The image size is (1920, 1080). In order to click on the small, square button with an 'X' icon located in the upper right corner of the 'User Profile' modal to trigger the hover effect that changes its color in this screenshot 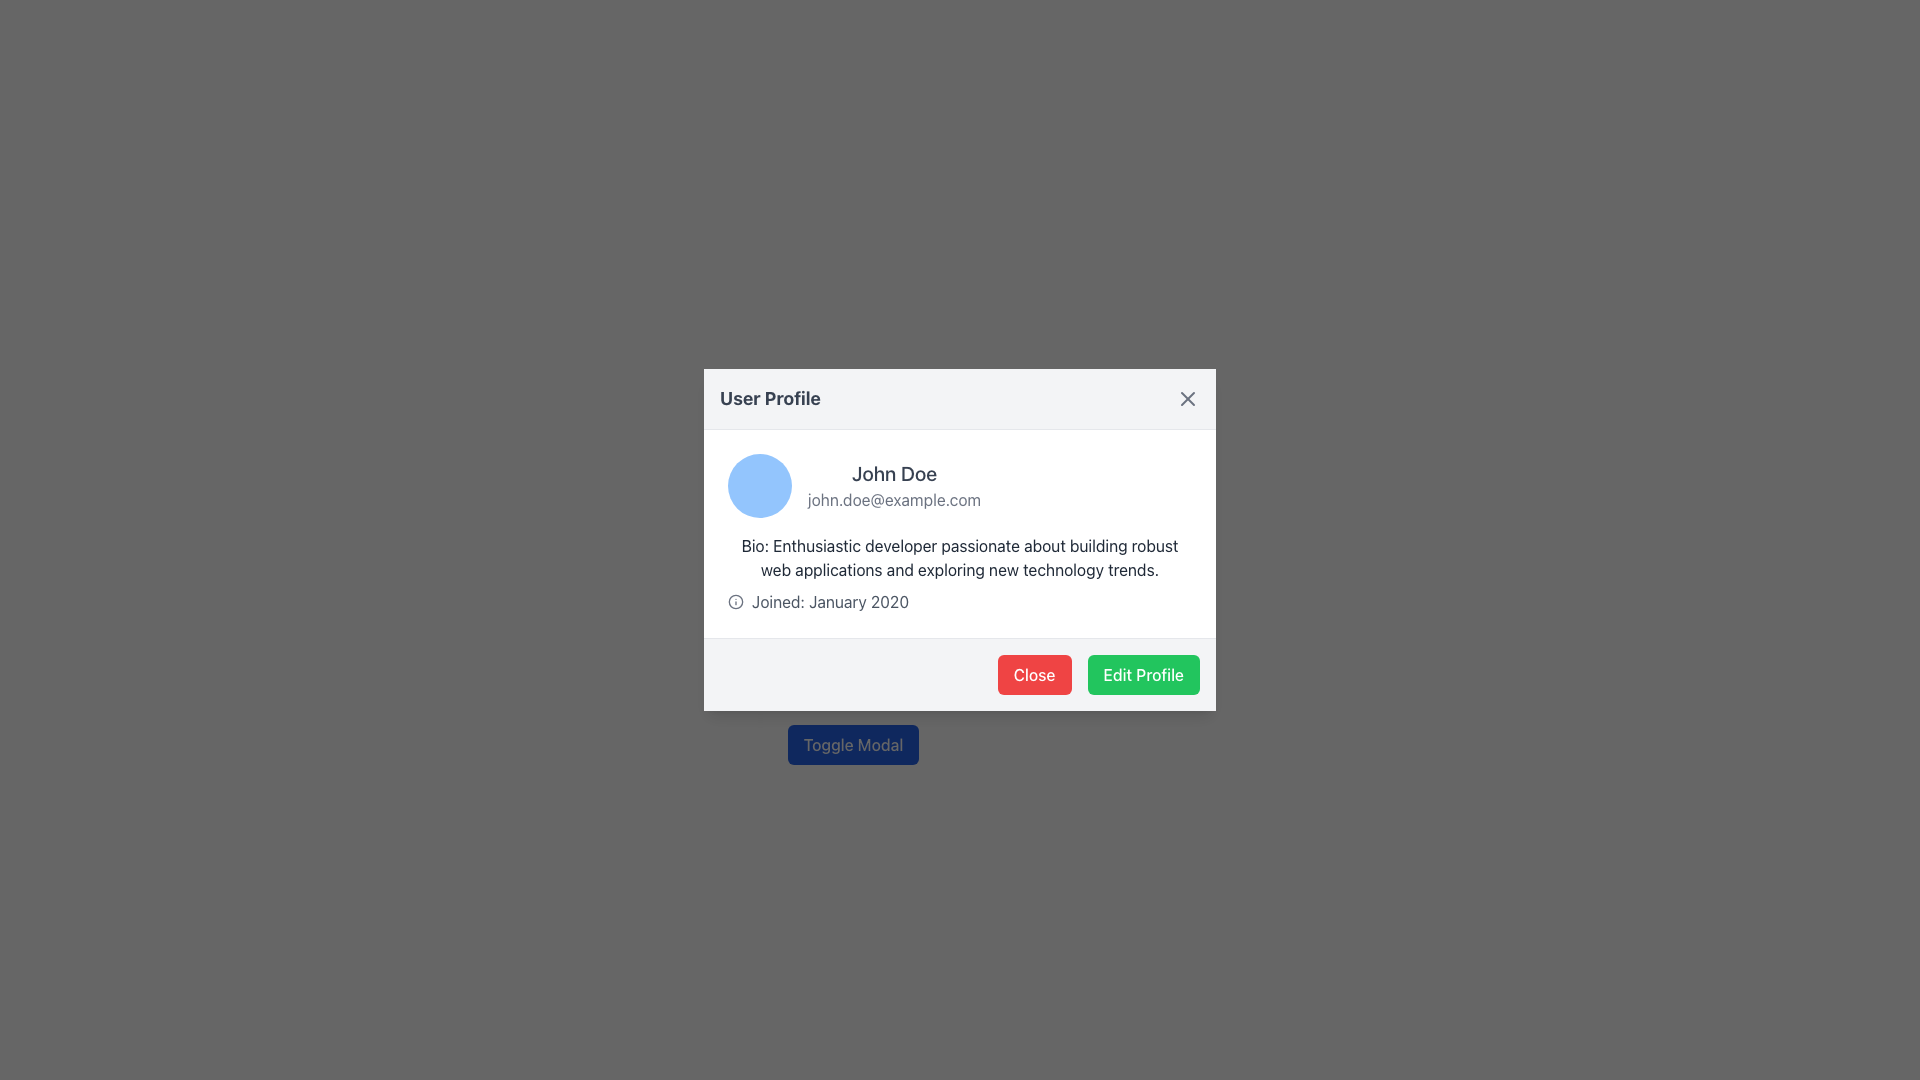, I will do `click(1188, 398)`.